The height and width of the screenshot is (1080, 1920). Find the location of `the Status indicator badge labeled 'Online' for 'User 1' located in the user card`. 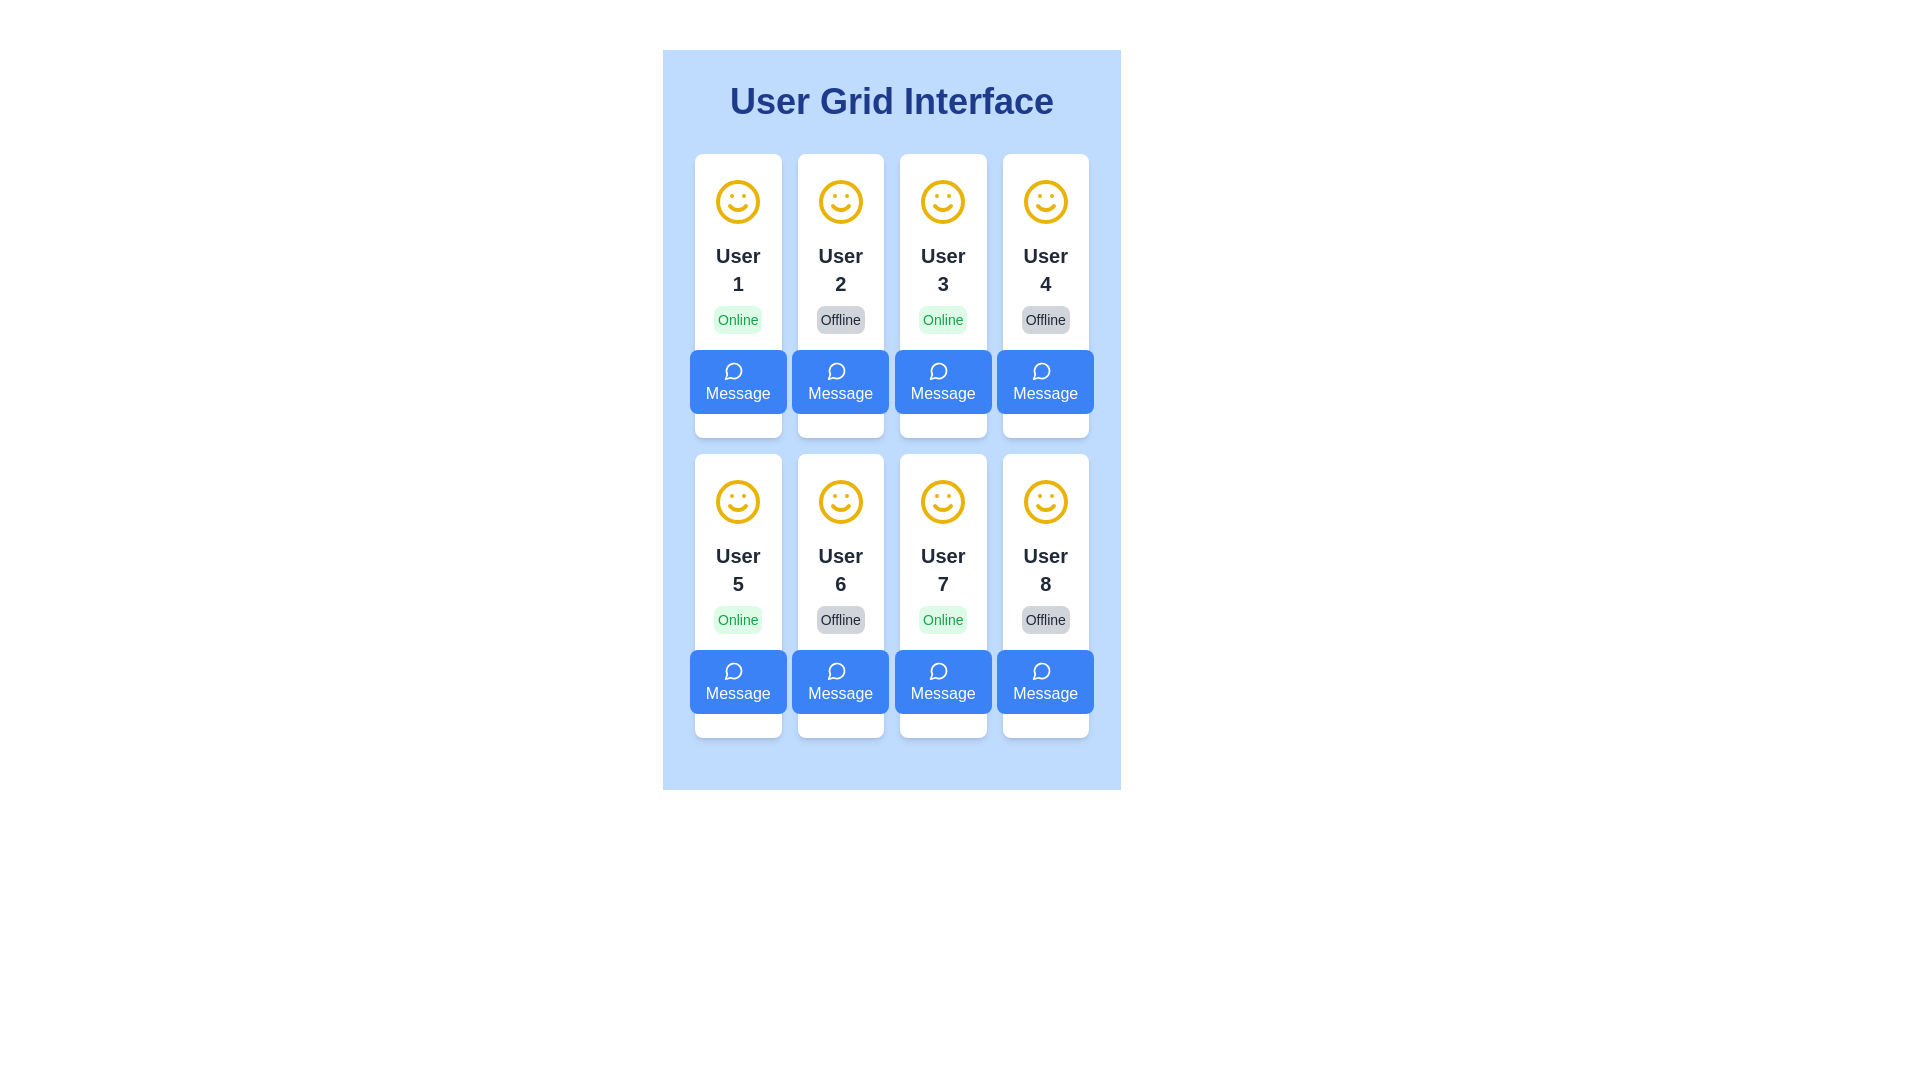

the Status indicator badge labeled 'Online' for 'User 1' located in the user card is located at coordinates (737, 319).